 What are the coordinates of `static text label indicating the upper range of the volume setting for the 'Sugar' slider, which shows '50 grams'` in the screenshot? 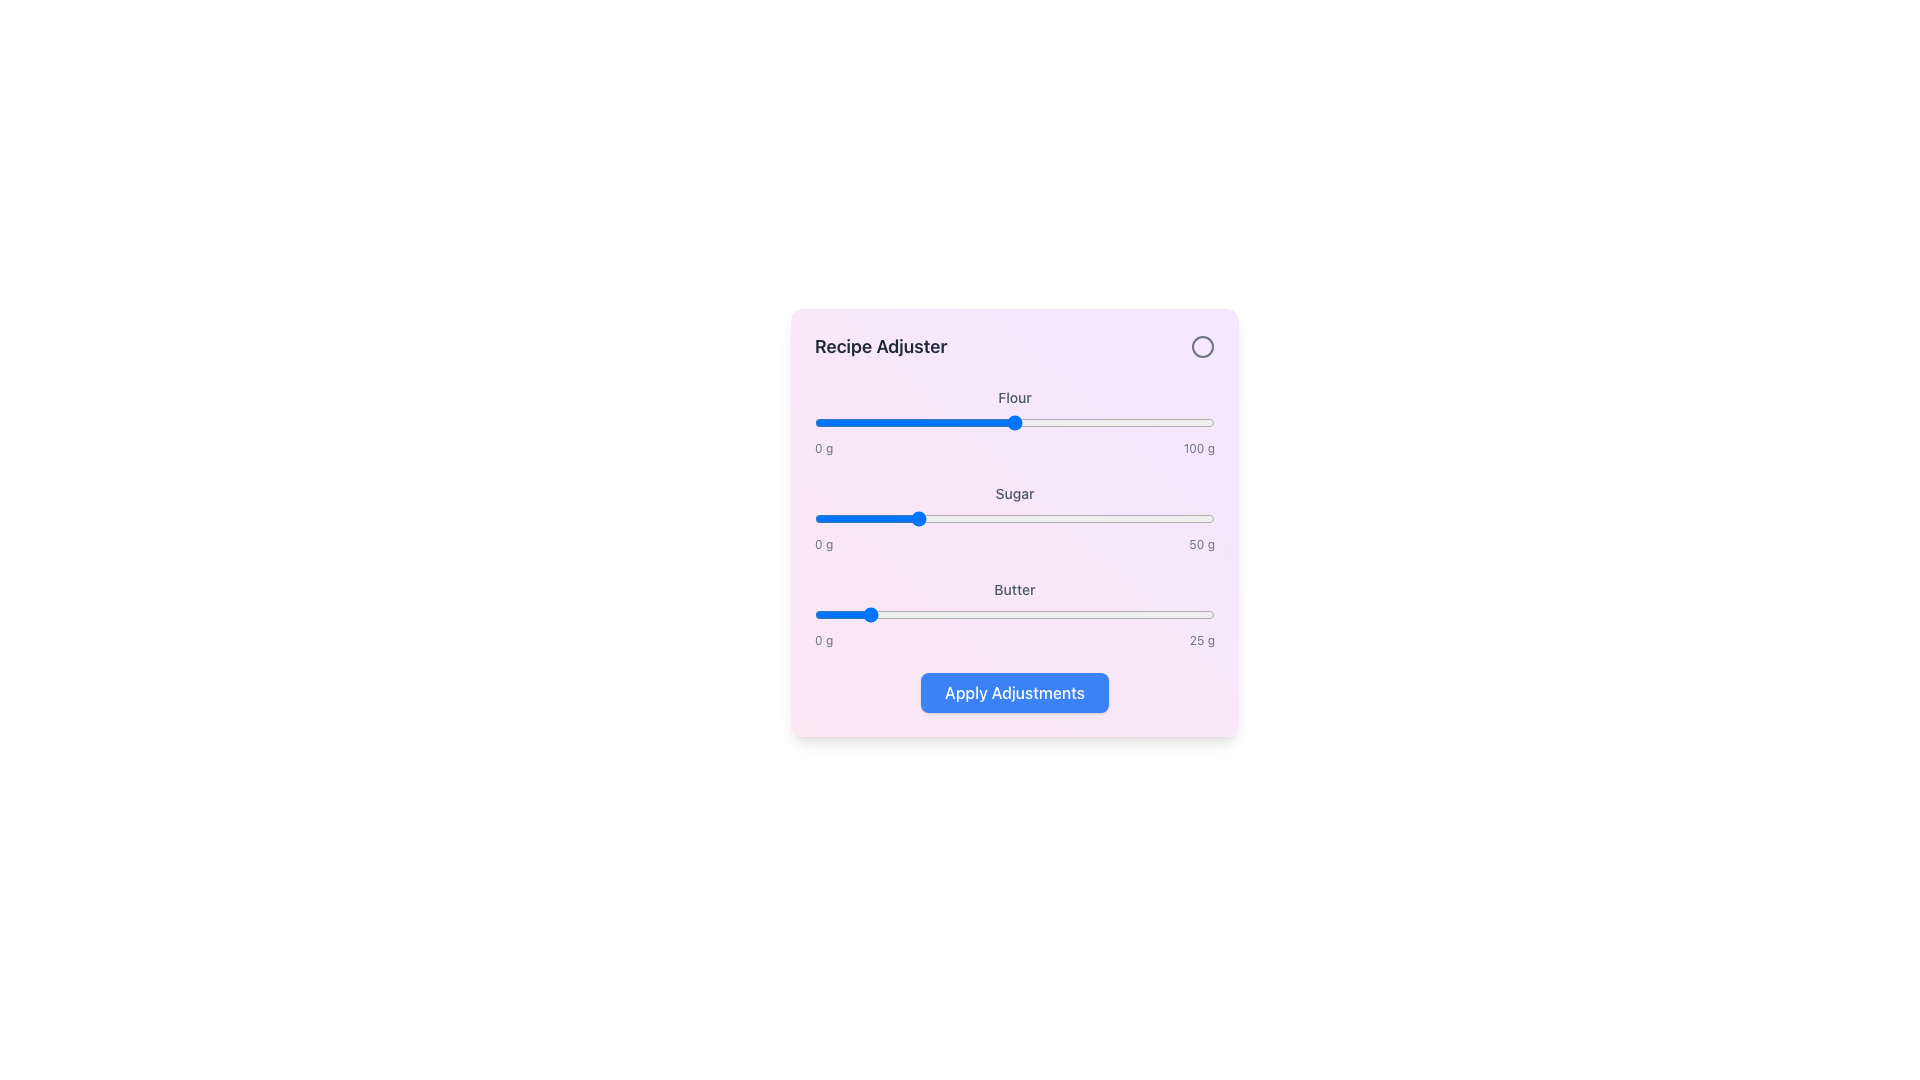 It's located at (1201, 544).